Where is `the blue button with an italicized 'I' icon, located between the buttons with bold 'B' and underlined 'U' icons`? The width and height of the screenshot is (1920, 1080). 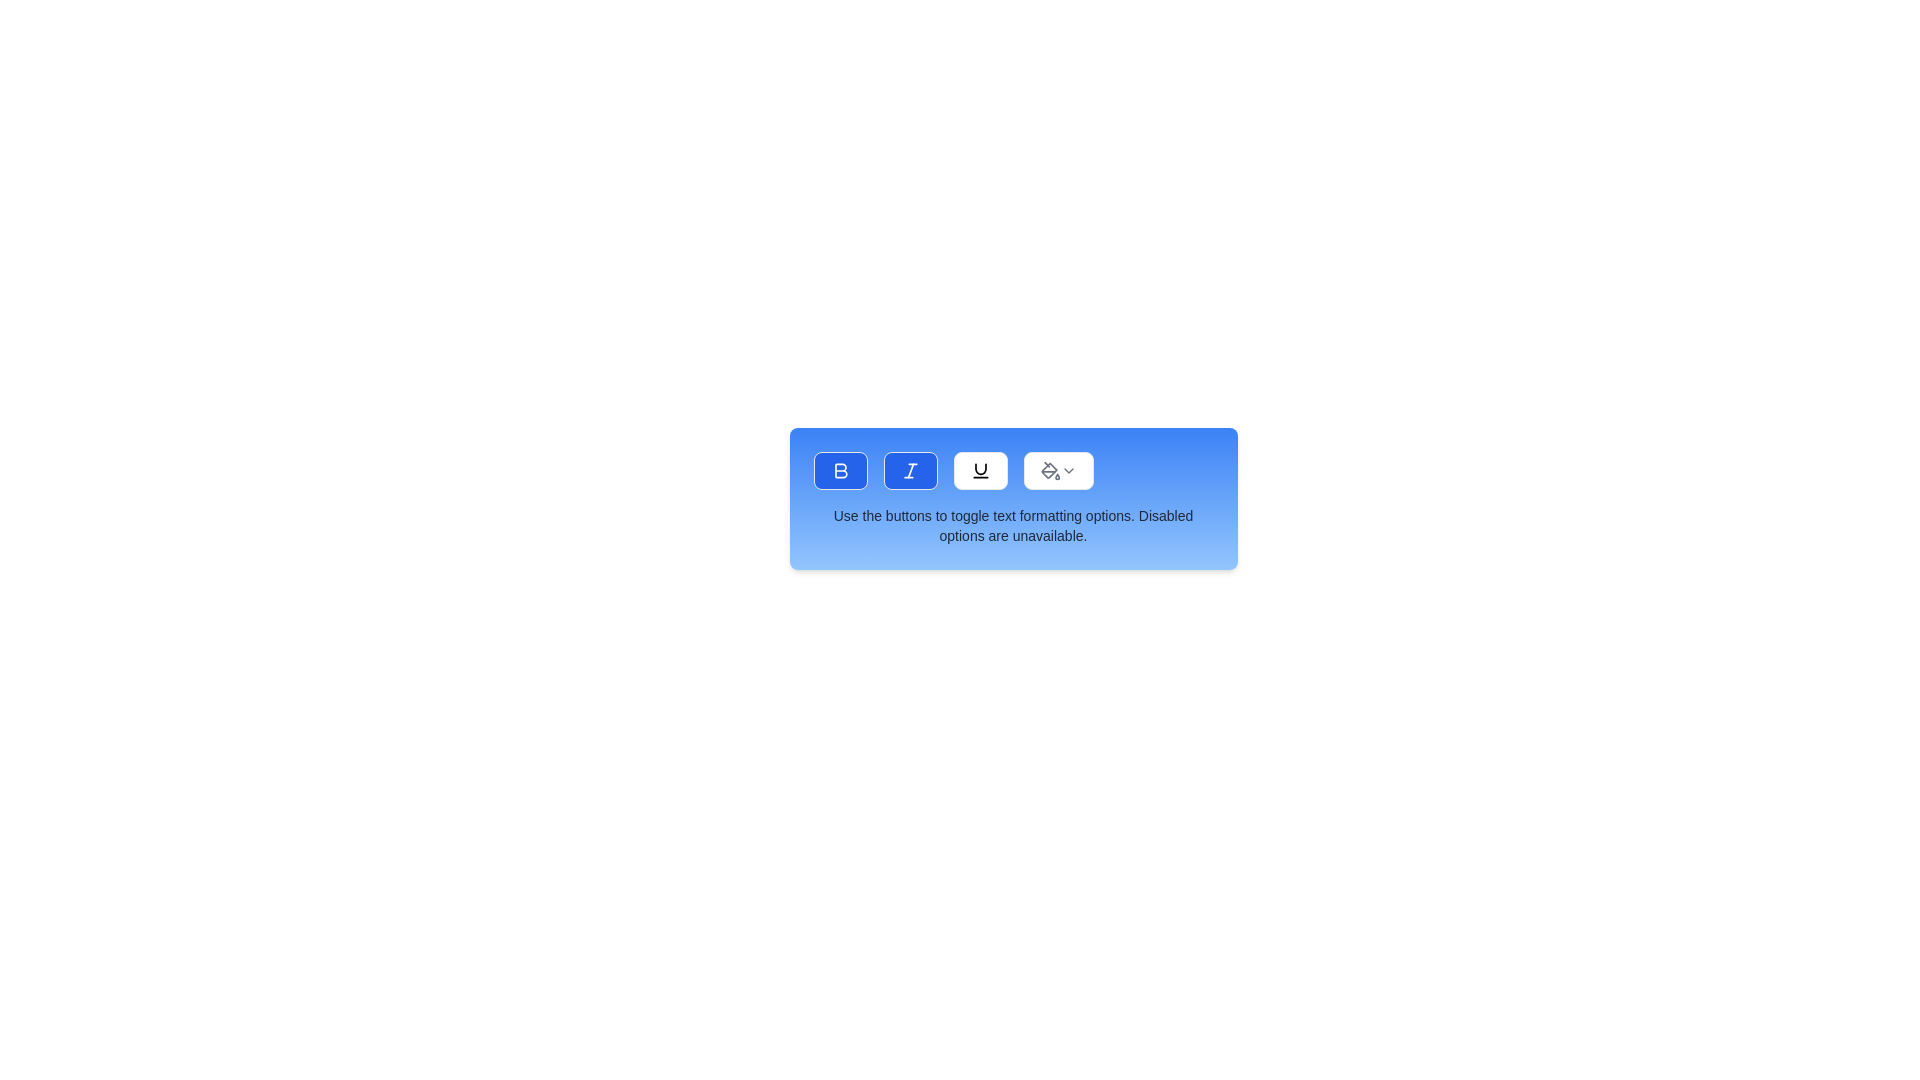 the blue button with an italicized 'I' icon, located between the buttons with bold 'B' and underlined 'U' icons is located at coordinates (909, 470).